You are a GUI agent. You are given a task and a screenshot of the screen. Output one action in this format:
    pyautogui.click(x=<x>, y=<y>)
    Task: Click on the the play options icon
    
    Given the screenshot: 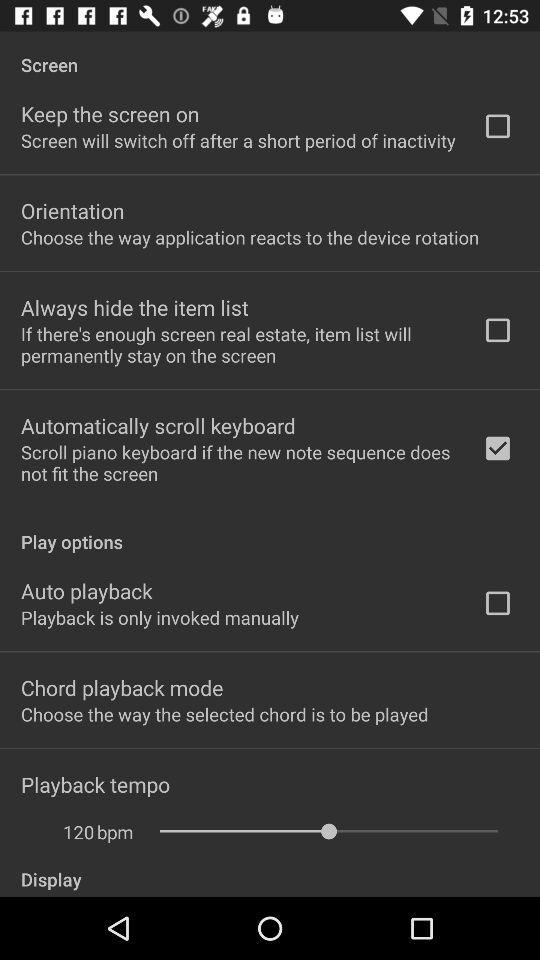 What is the action you would take?
    pyautogui.click(x=270, y=530)
    